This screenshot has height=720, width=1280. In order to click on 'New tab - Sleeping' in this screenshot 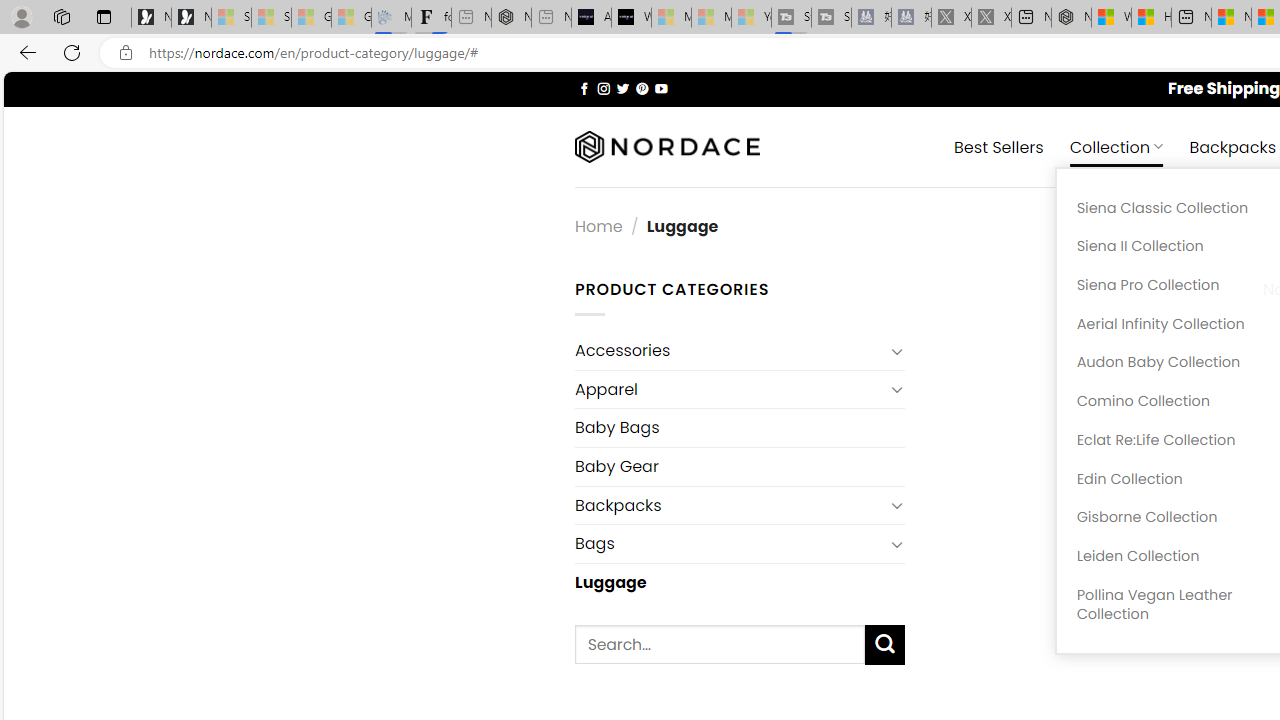, I will do `click(551, 17)`.